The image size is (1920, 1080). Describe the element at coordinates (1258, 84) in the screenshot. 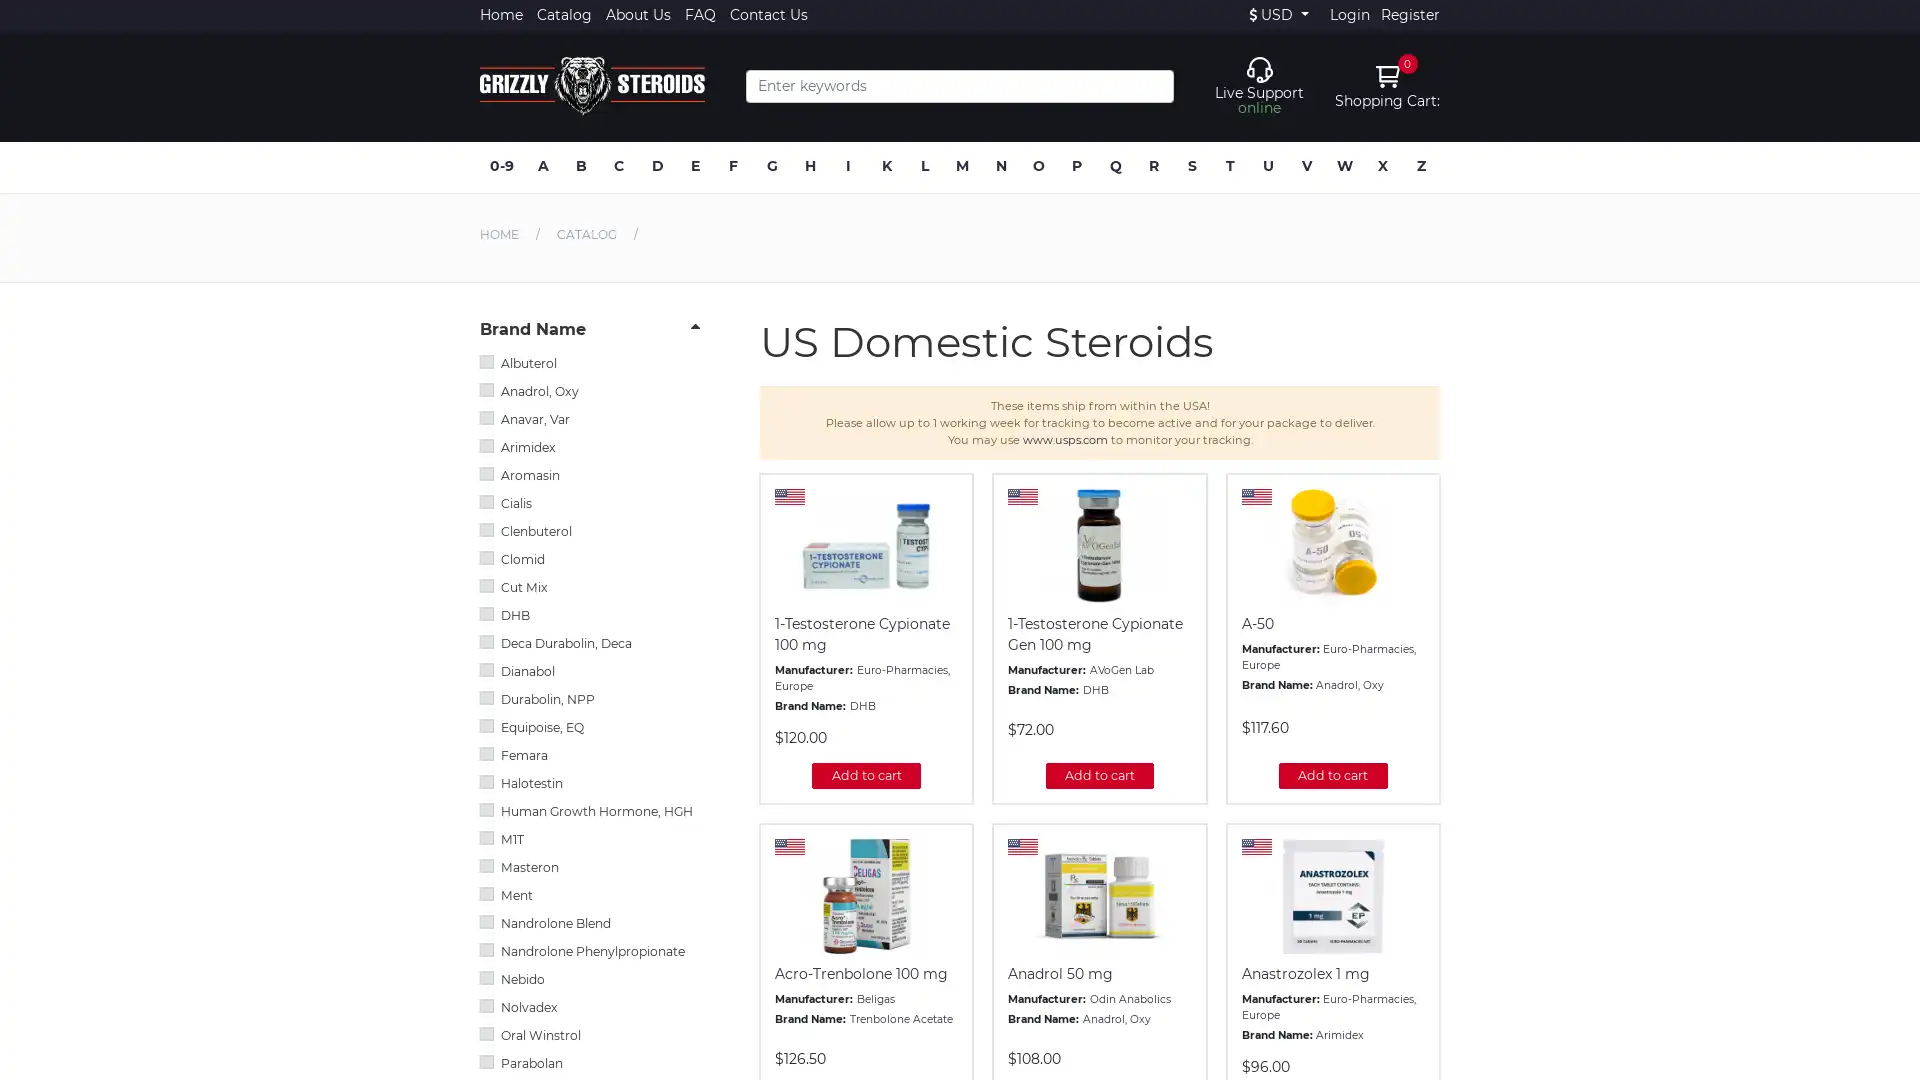

I see `Live Support online` at that location.